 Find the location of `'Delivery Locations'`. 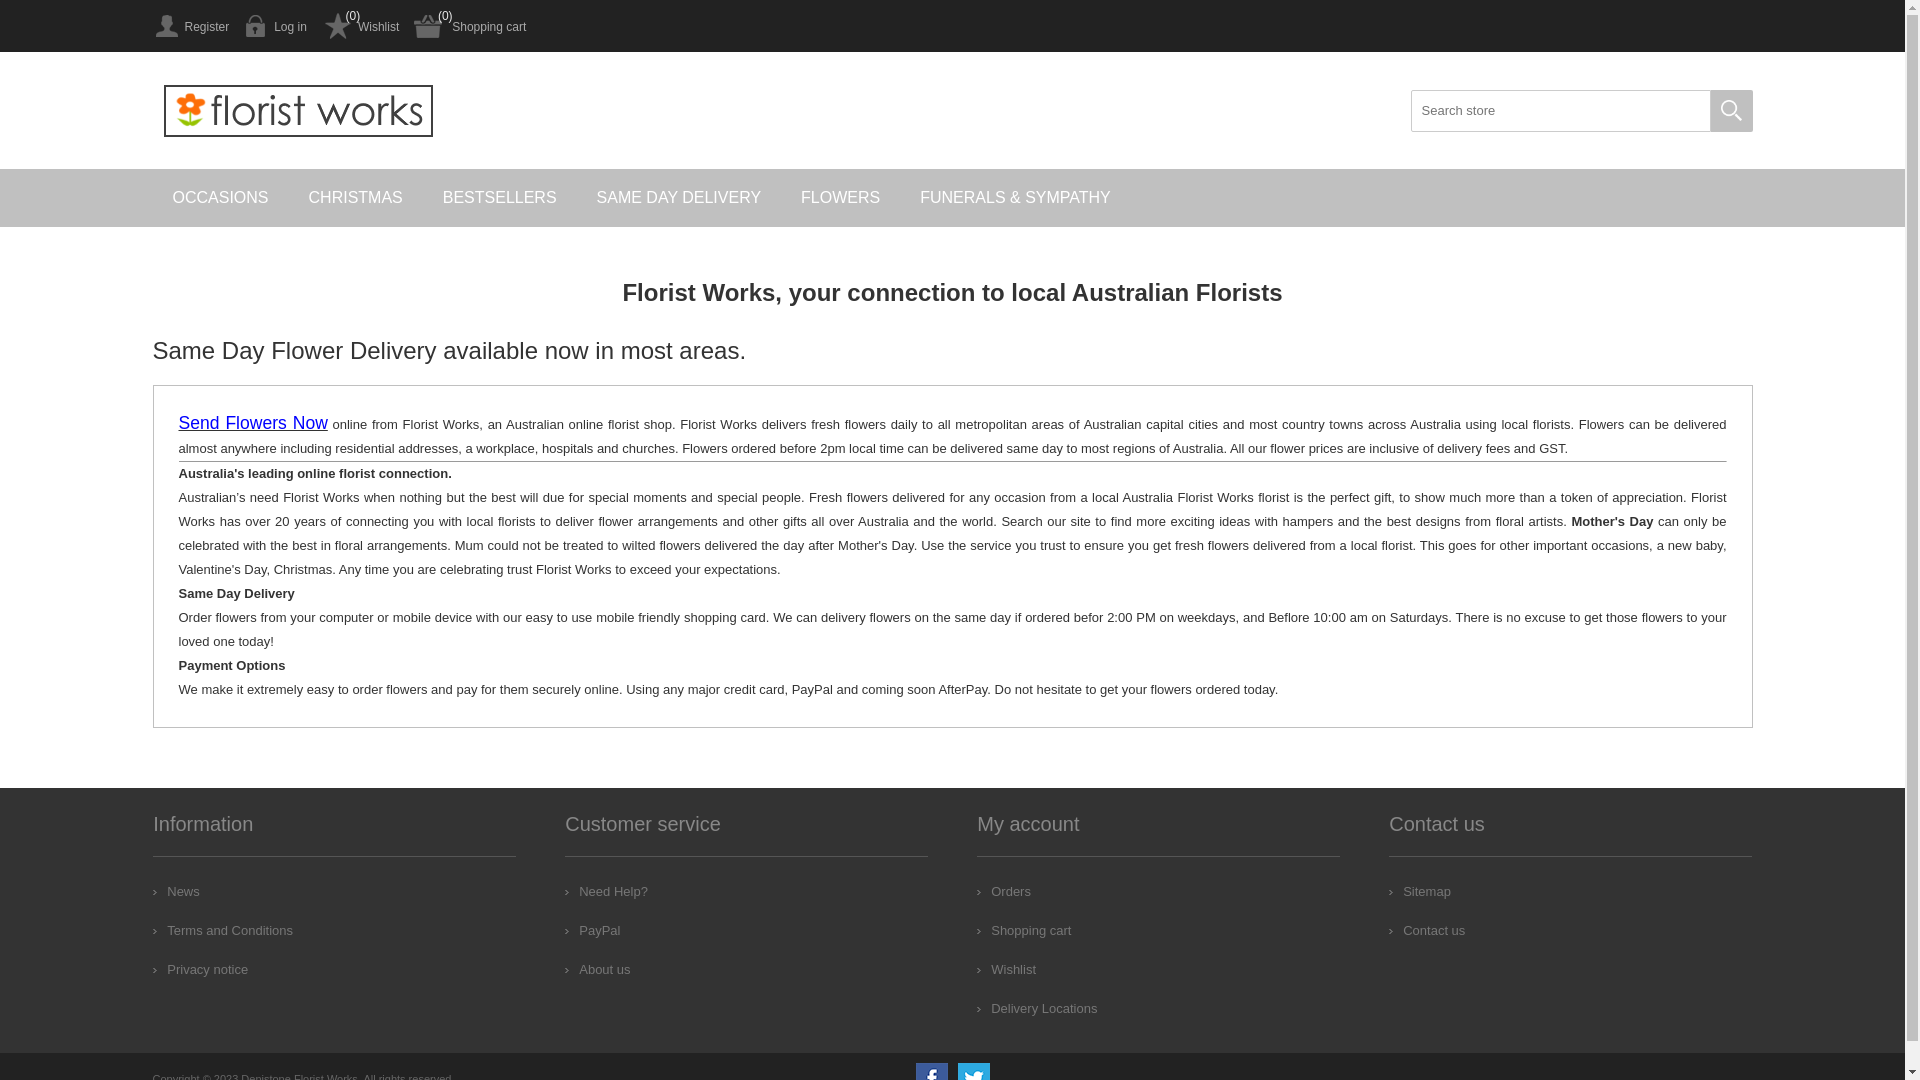

'Delivery Locations' is located at coordinates (977, 1008).